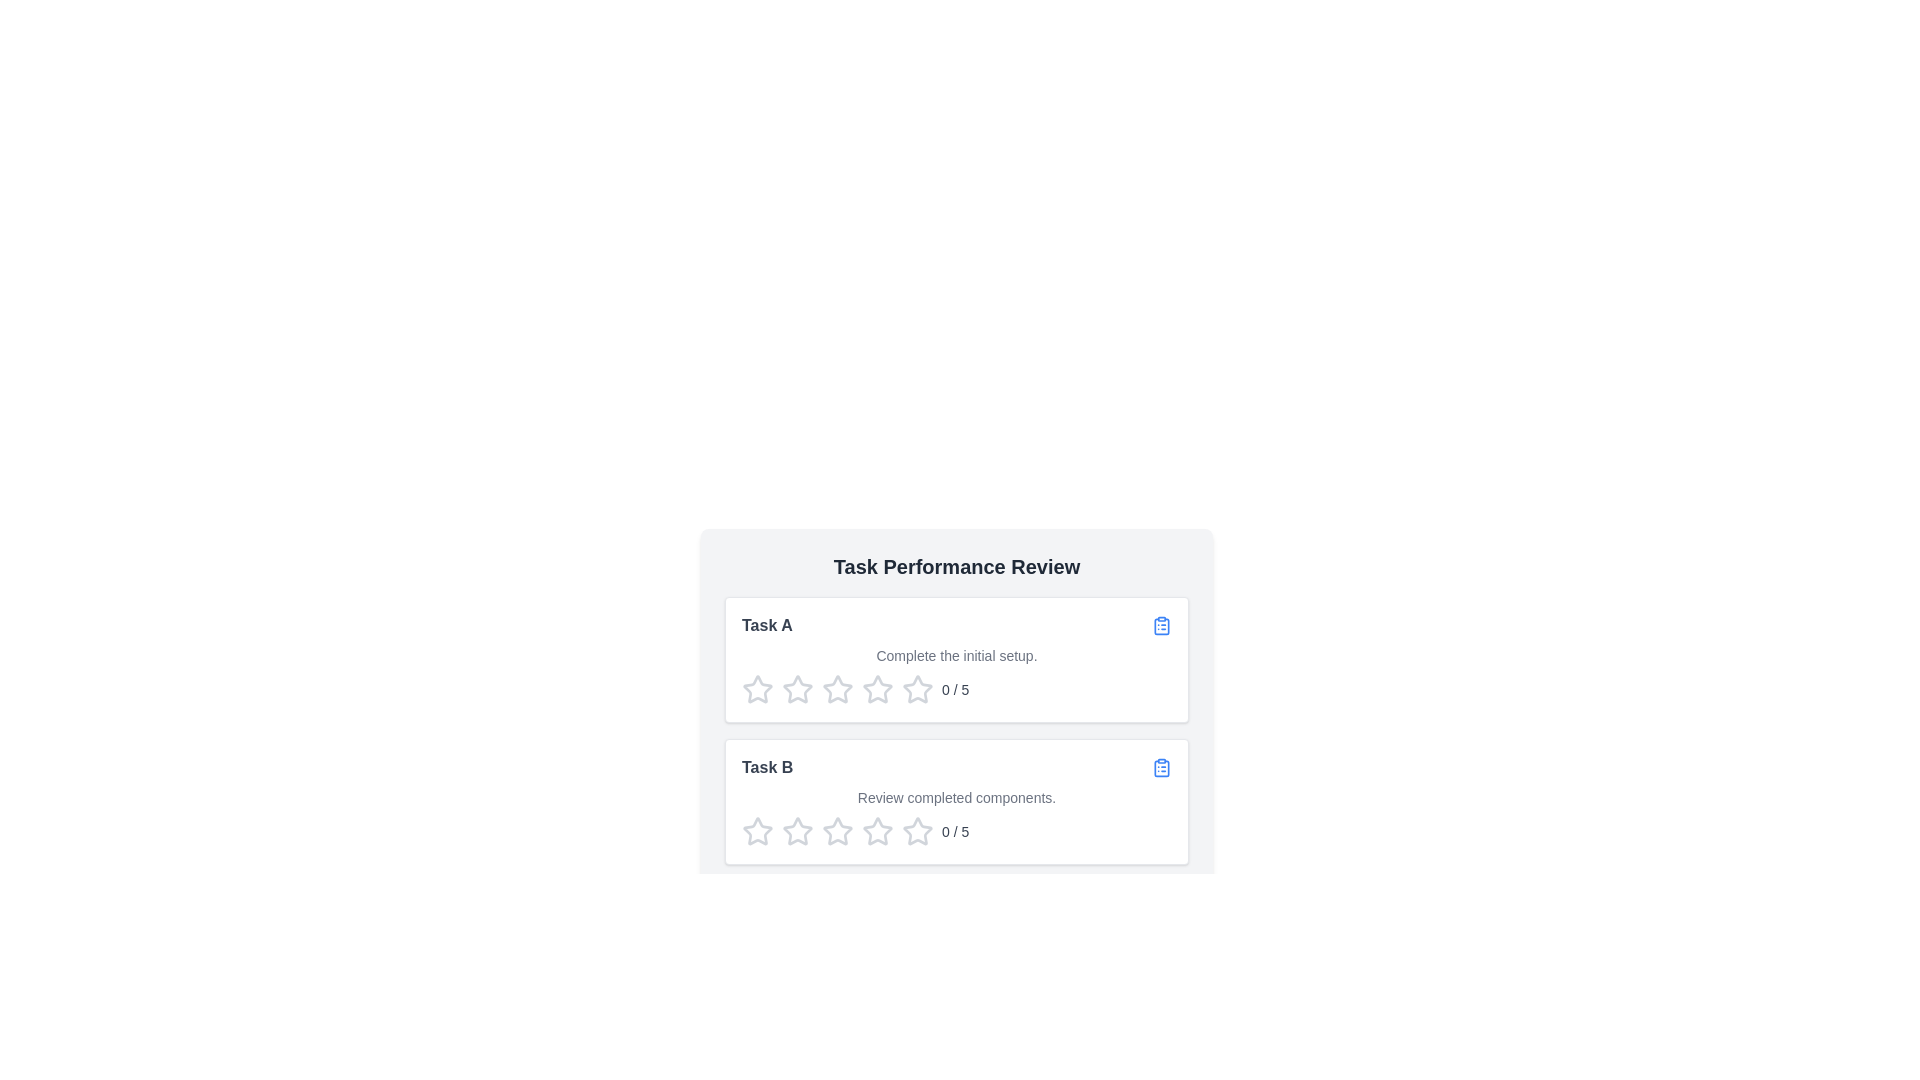  What do you see at coordinates (878, 832) in the screenshot?
I see `the fifth star icon` at bounding box center [878, 832].